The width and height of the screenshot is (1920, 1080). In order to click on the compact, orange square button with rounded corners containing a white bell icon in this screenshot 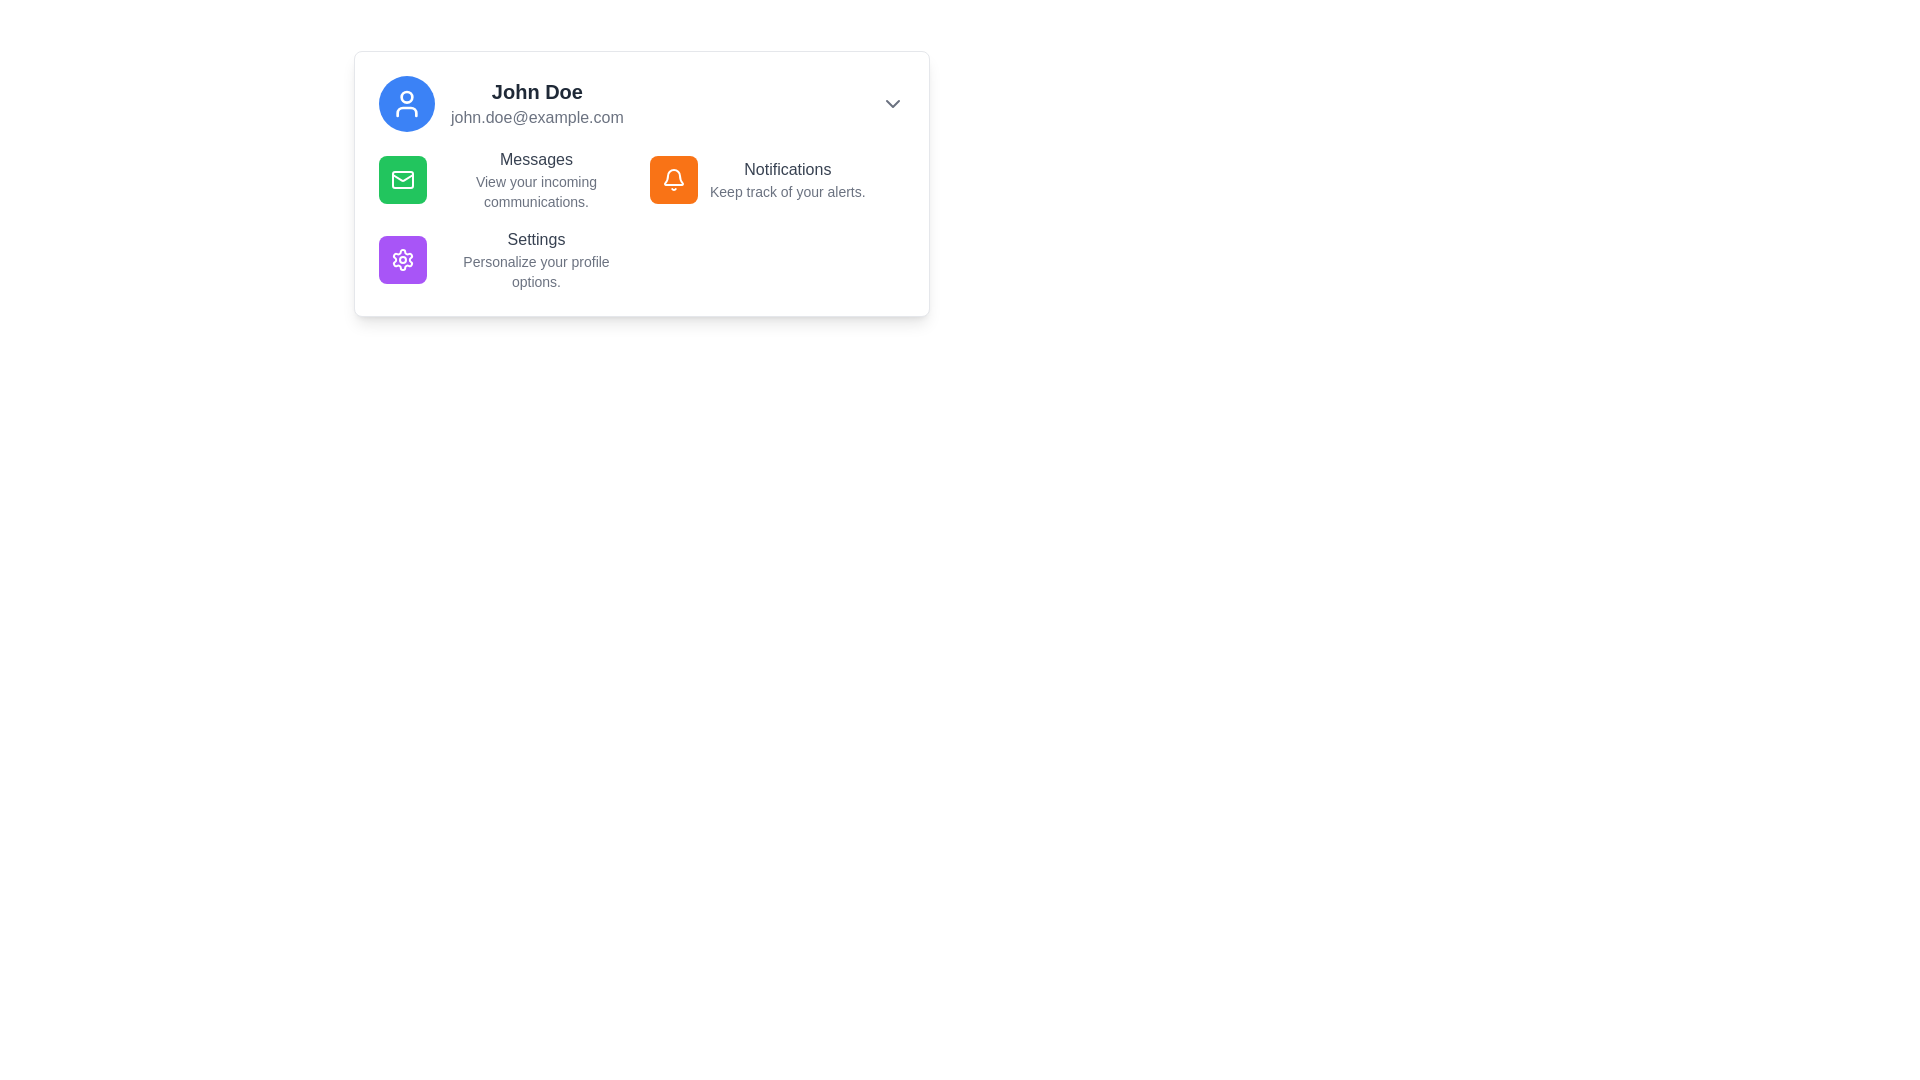, I will do `click(673, 180)`.